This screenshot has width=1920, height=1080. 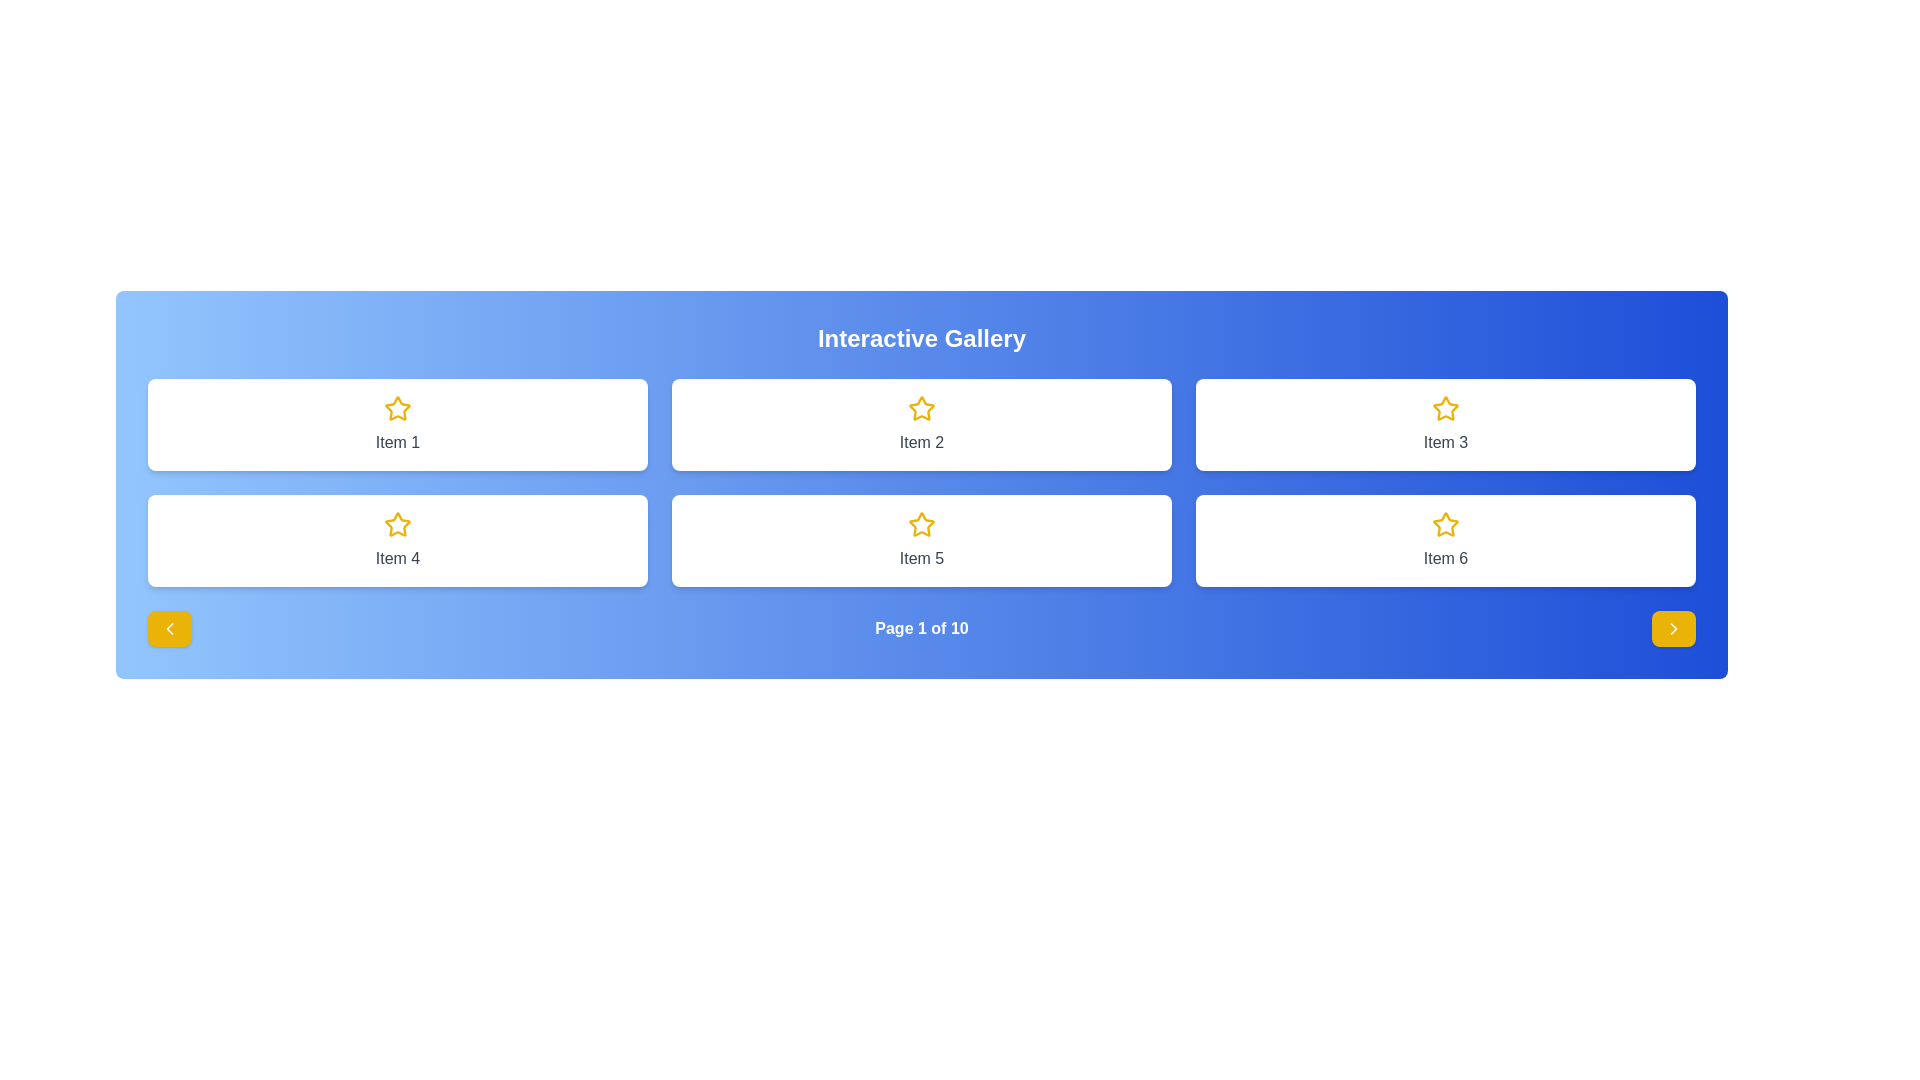 What do you see at coordinates (1445, 523) in the screenshot?
I see `the interactive star icon, which is a vibrant yellow outline star positioned above the text 'Item 6' in the lower-right card` at bounding box center [1445, 523].